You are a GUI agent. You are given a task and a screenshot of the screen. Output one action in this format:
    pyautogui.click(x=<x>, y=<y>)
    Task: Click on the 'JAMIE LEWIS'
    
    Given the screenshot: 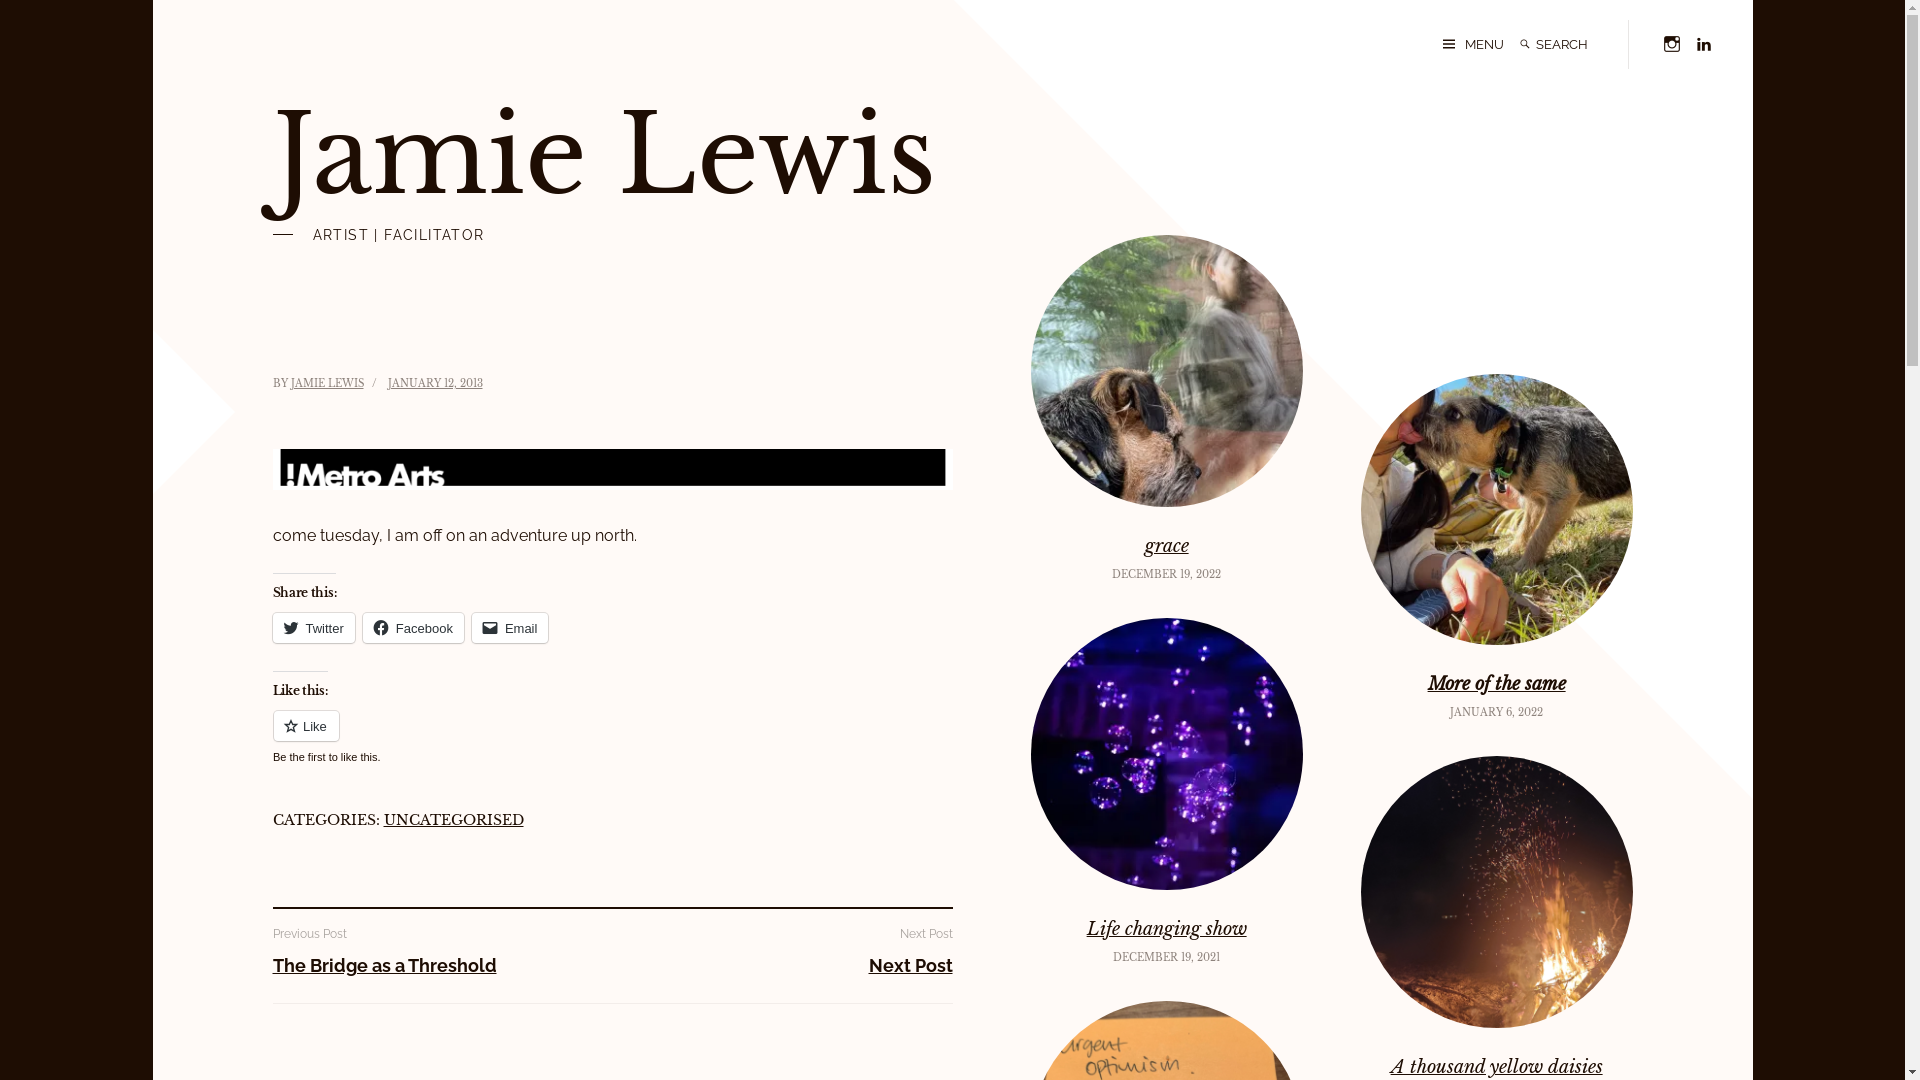 What is the action you would take?
    pyautogui.click(x=326, y=383)
    